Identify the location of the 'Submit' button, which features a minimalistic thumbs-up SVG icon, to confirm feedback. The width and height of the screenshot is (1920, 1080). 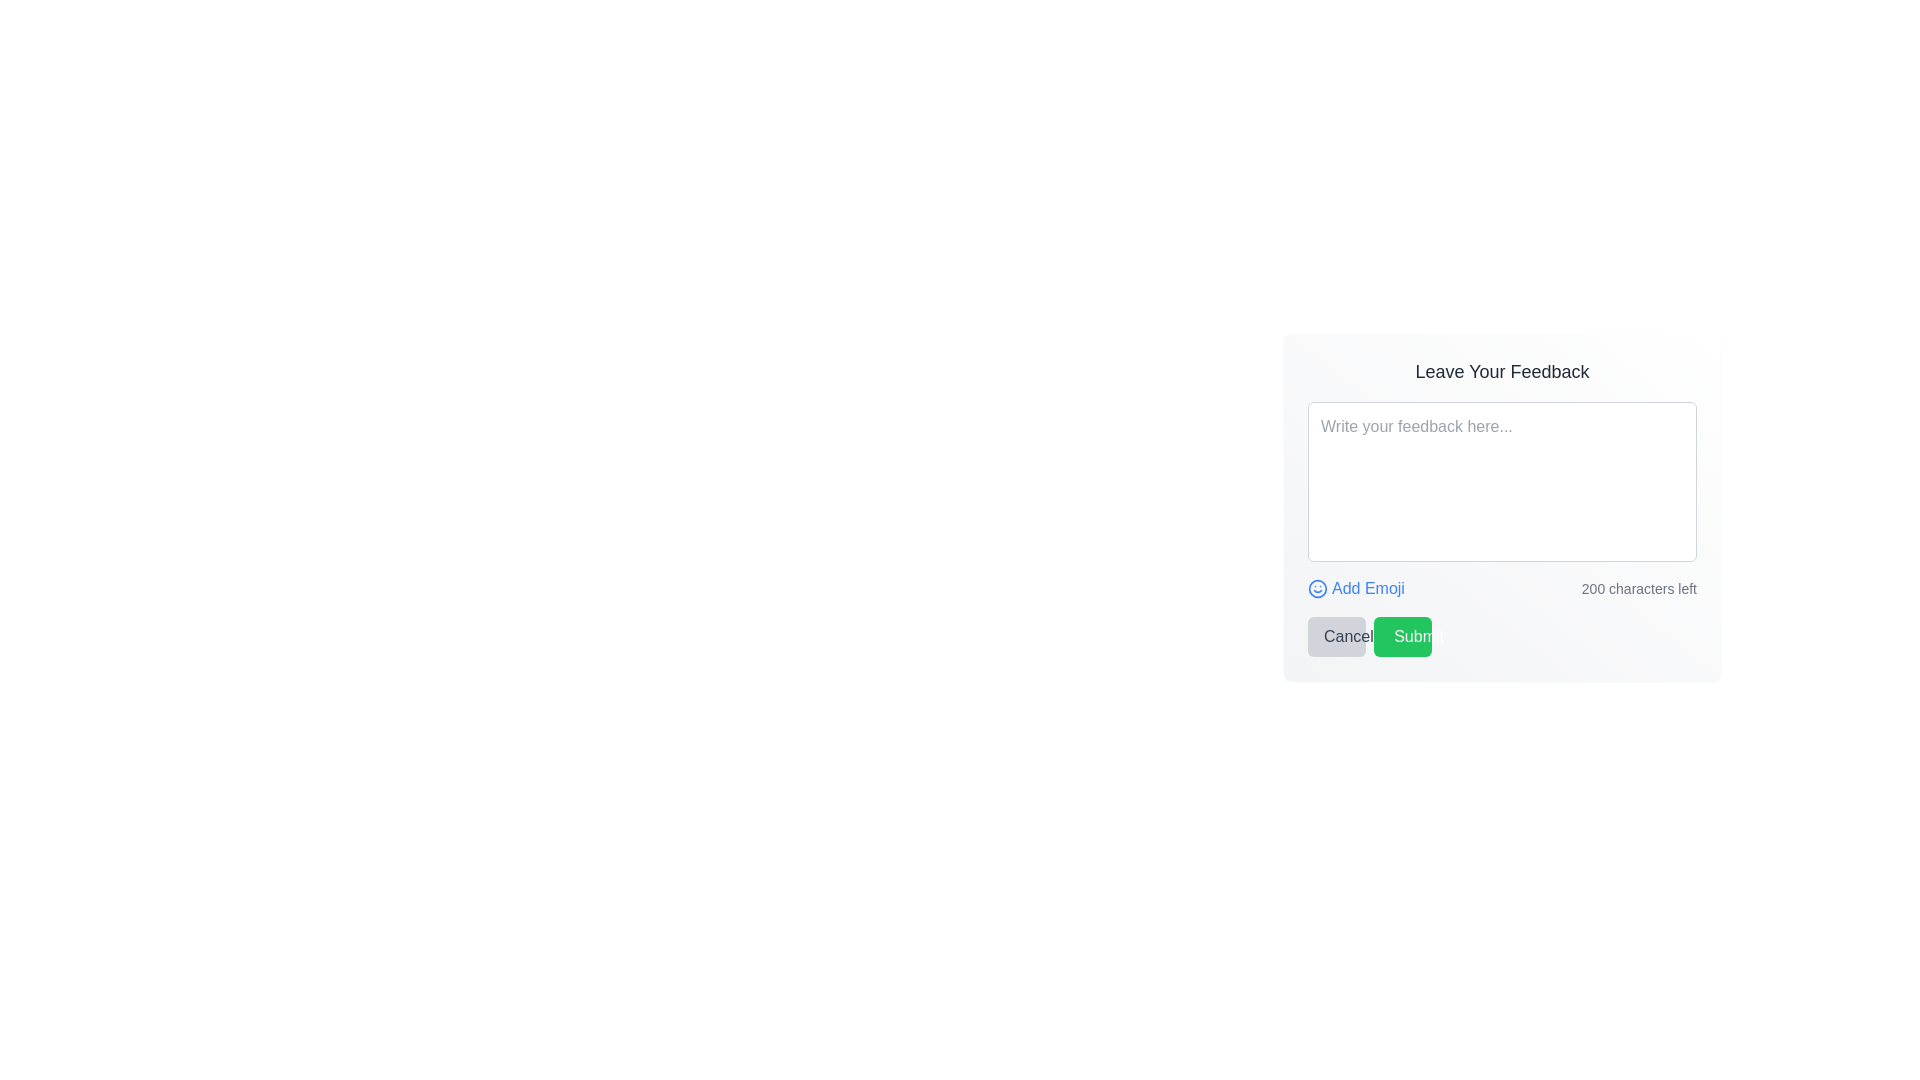
(1400, 640).